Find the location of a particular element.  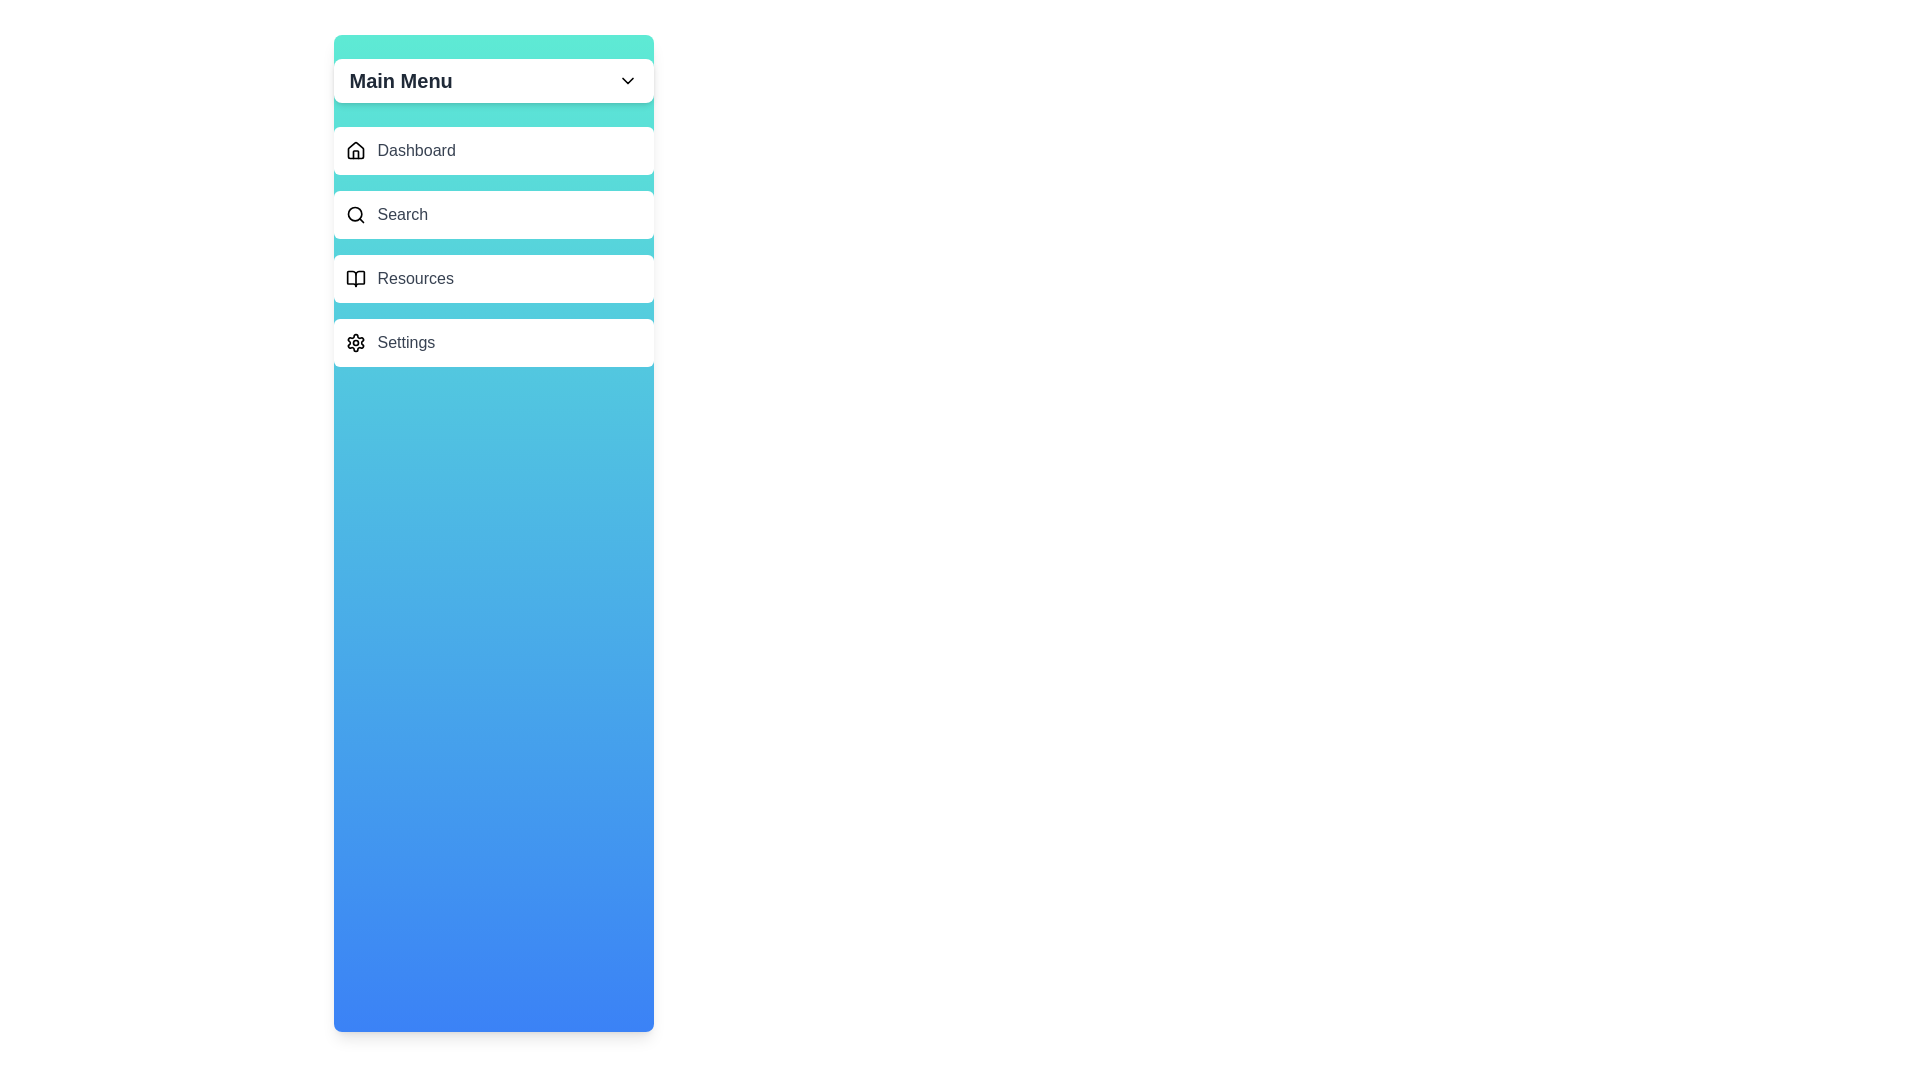

the menu item labeled Settings is located at coordinates (493, 342).